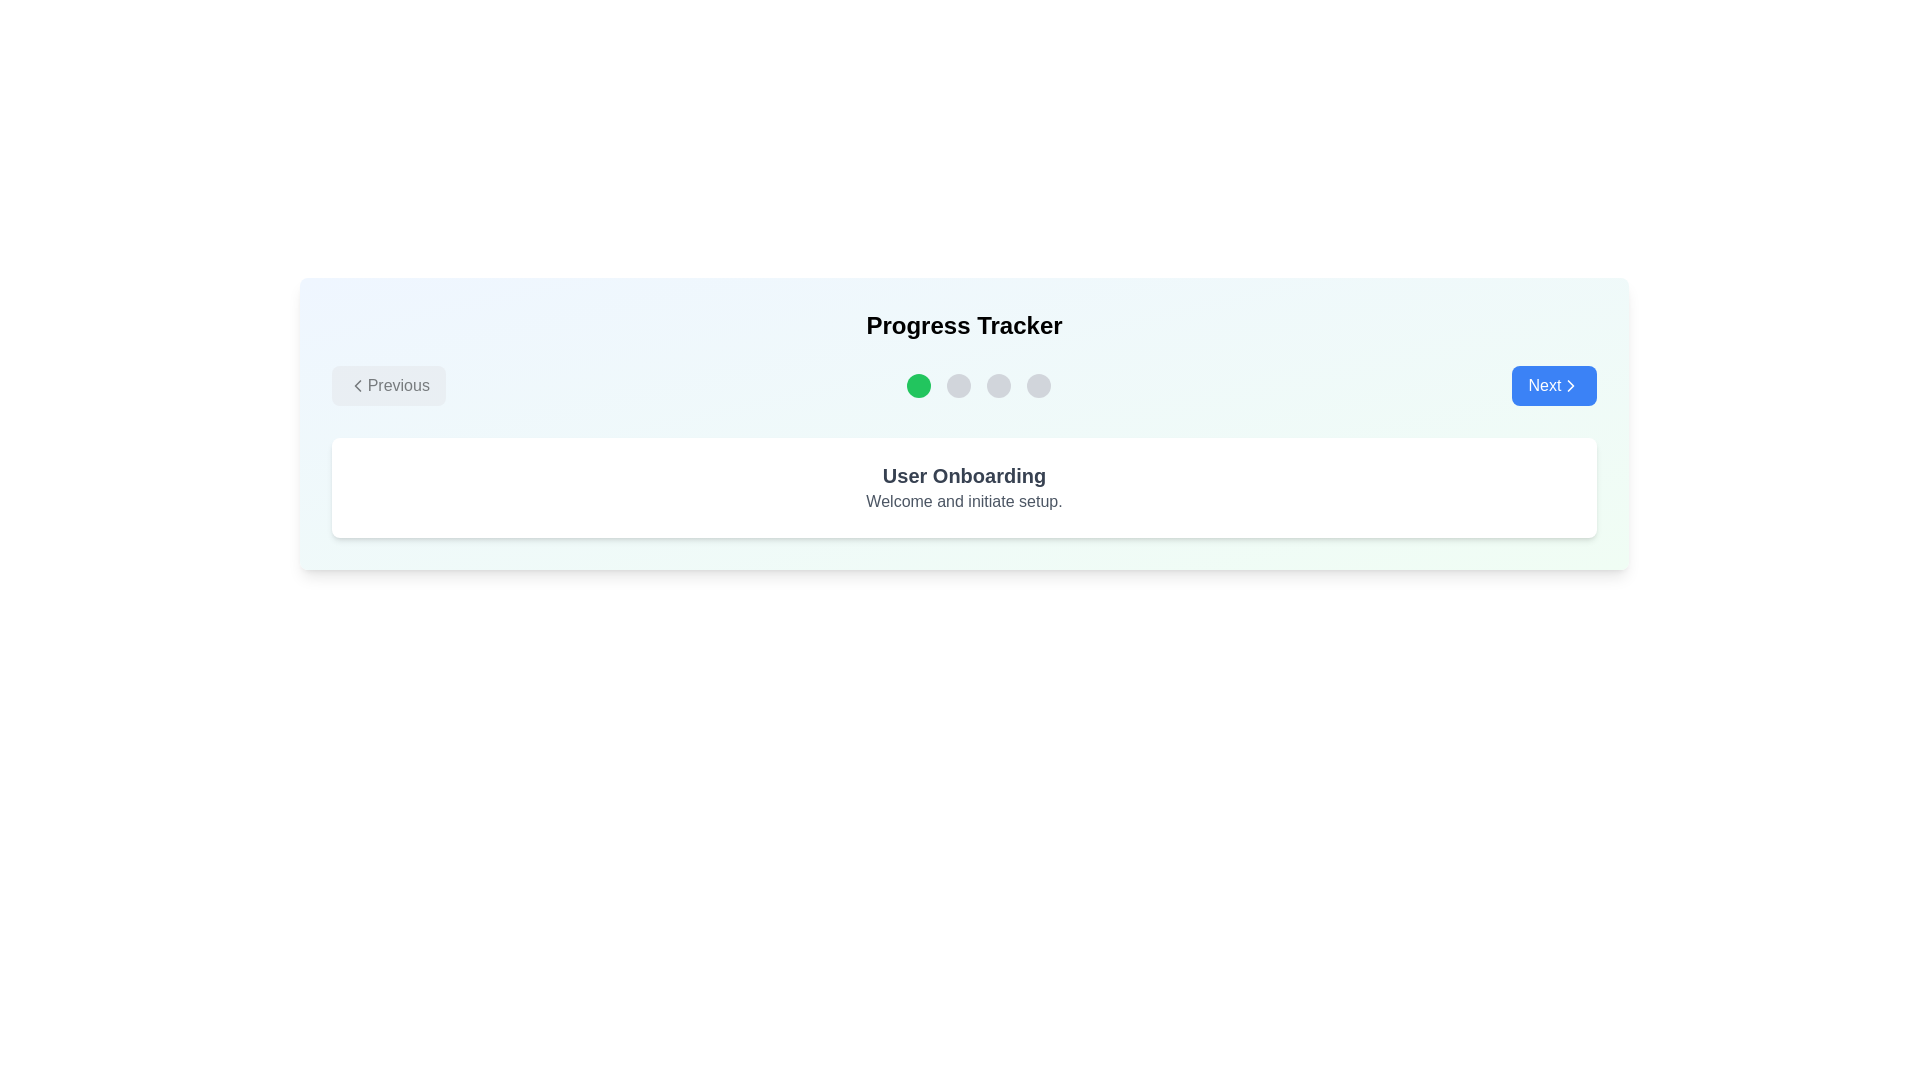 This screenshot has width=1920, height=1080. I want to click on the button labeled Next to observe hover effects, so click(1554, 385).